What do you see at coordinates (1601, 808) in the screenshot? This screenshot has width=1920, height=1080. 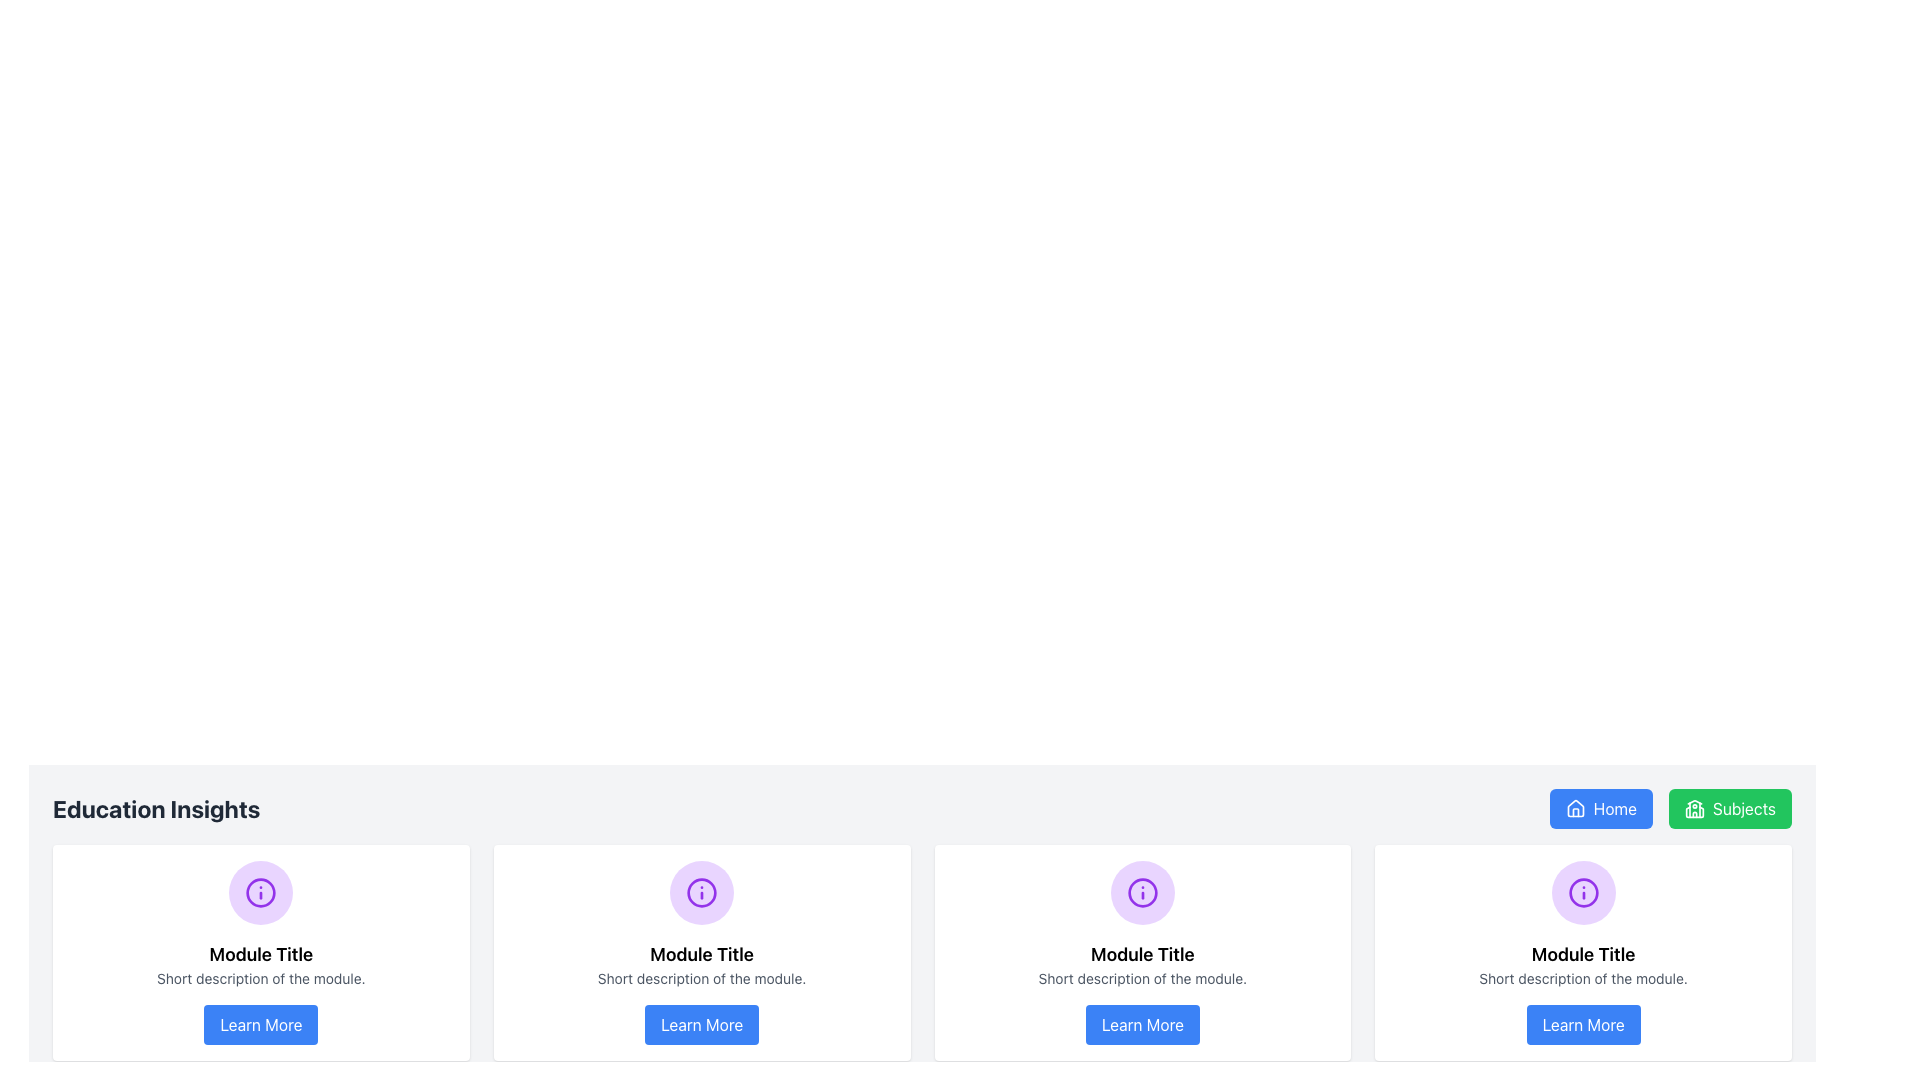 I see `the blue rectangular button labeled 'Home' with a house icon` at bounding box center [1601, 808].